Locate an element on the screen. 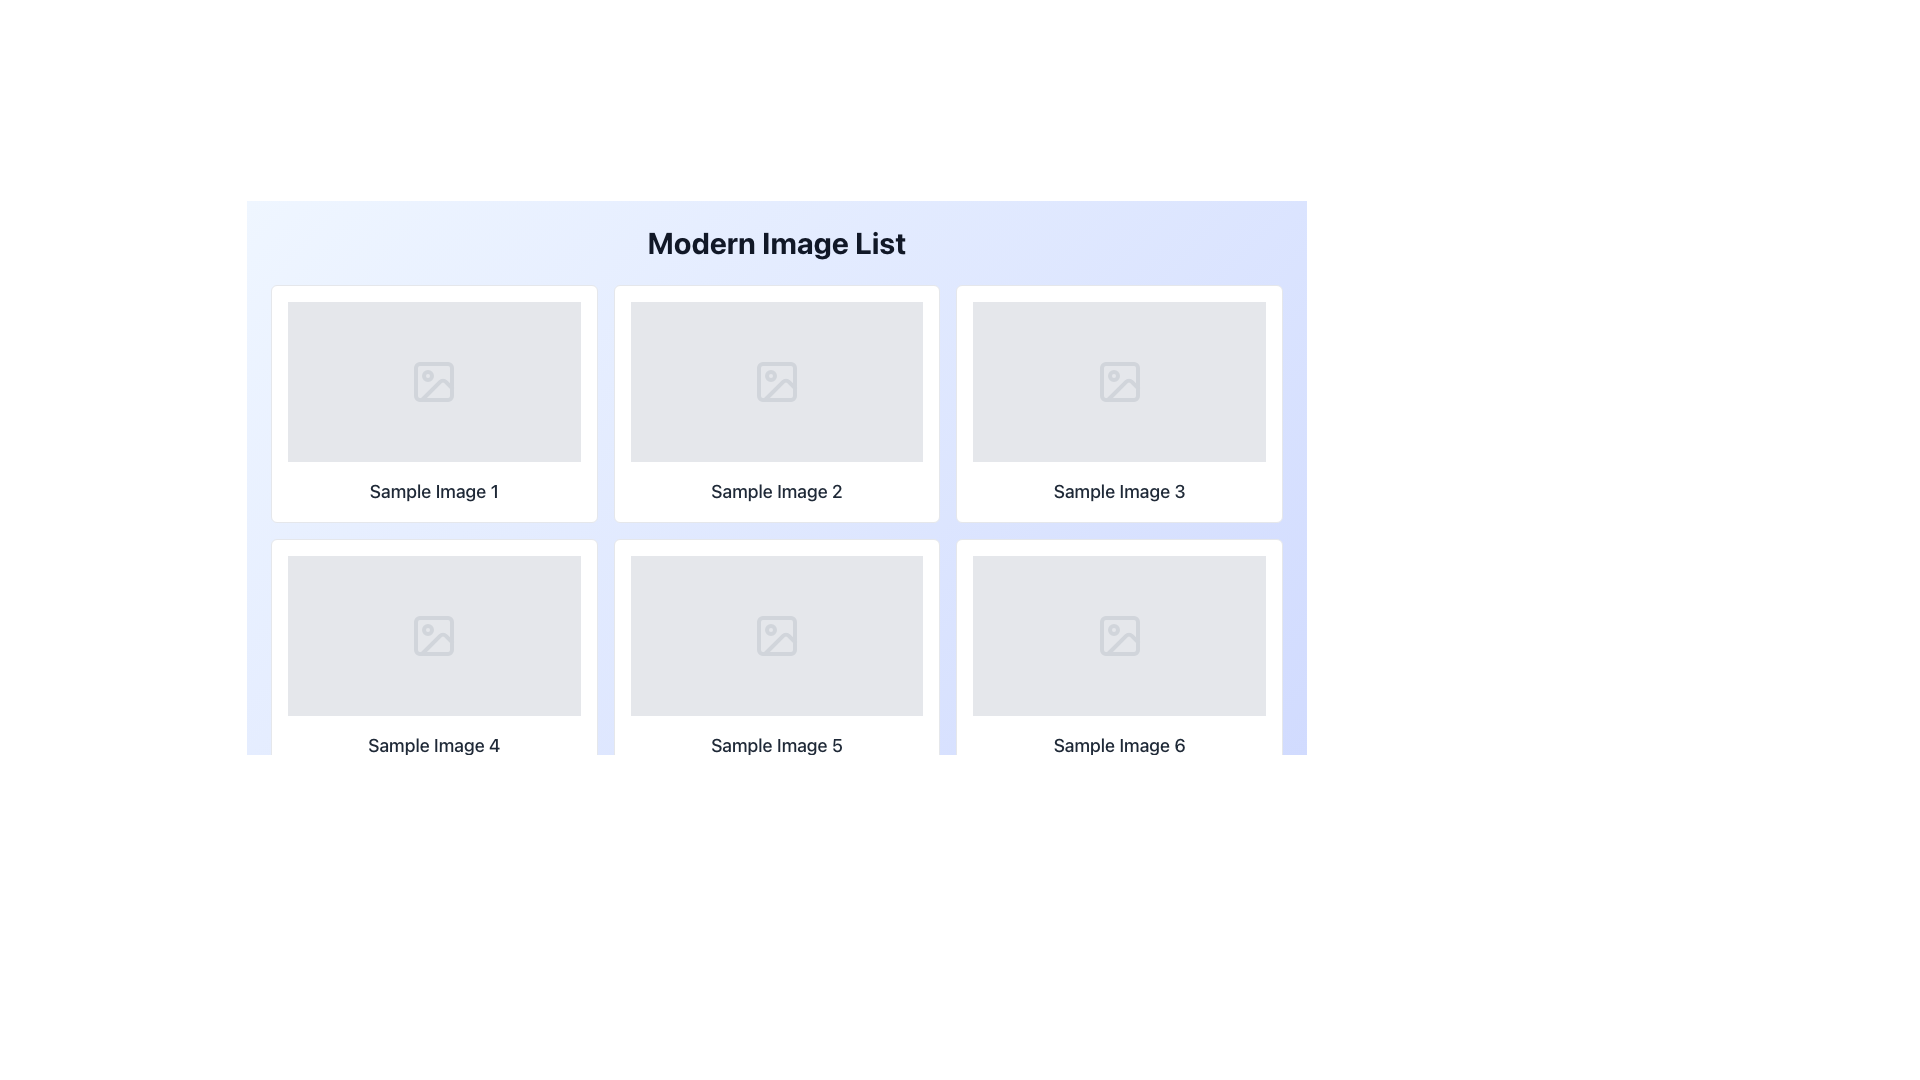 Image resolution: width=1920 pixels, height=1080 pixels. the text label displaying 'Sample Image 2', which is located below the corresponding thumbnail in the grid structure is located at coordinates (776, 492).